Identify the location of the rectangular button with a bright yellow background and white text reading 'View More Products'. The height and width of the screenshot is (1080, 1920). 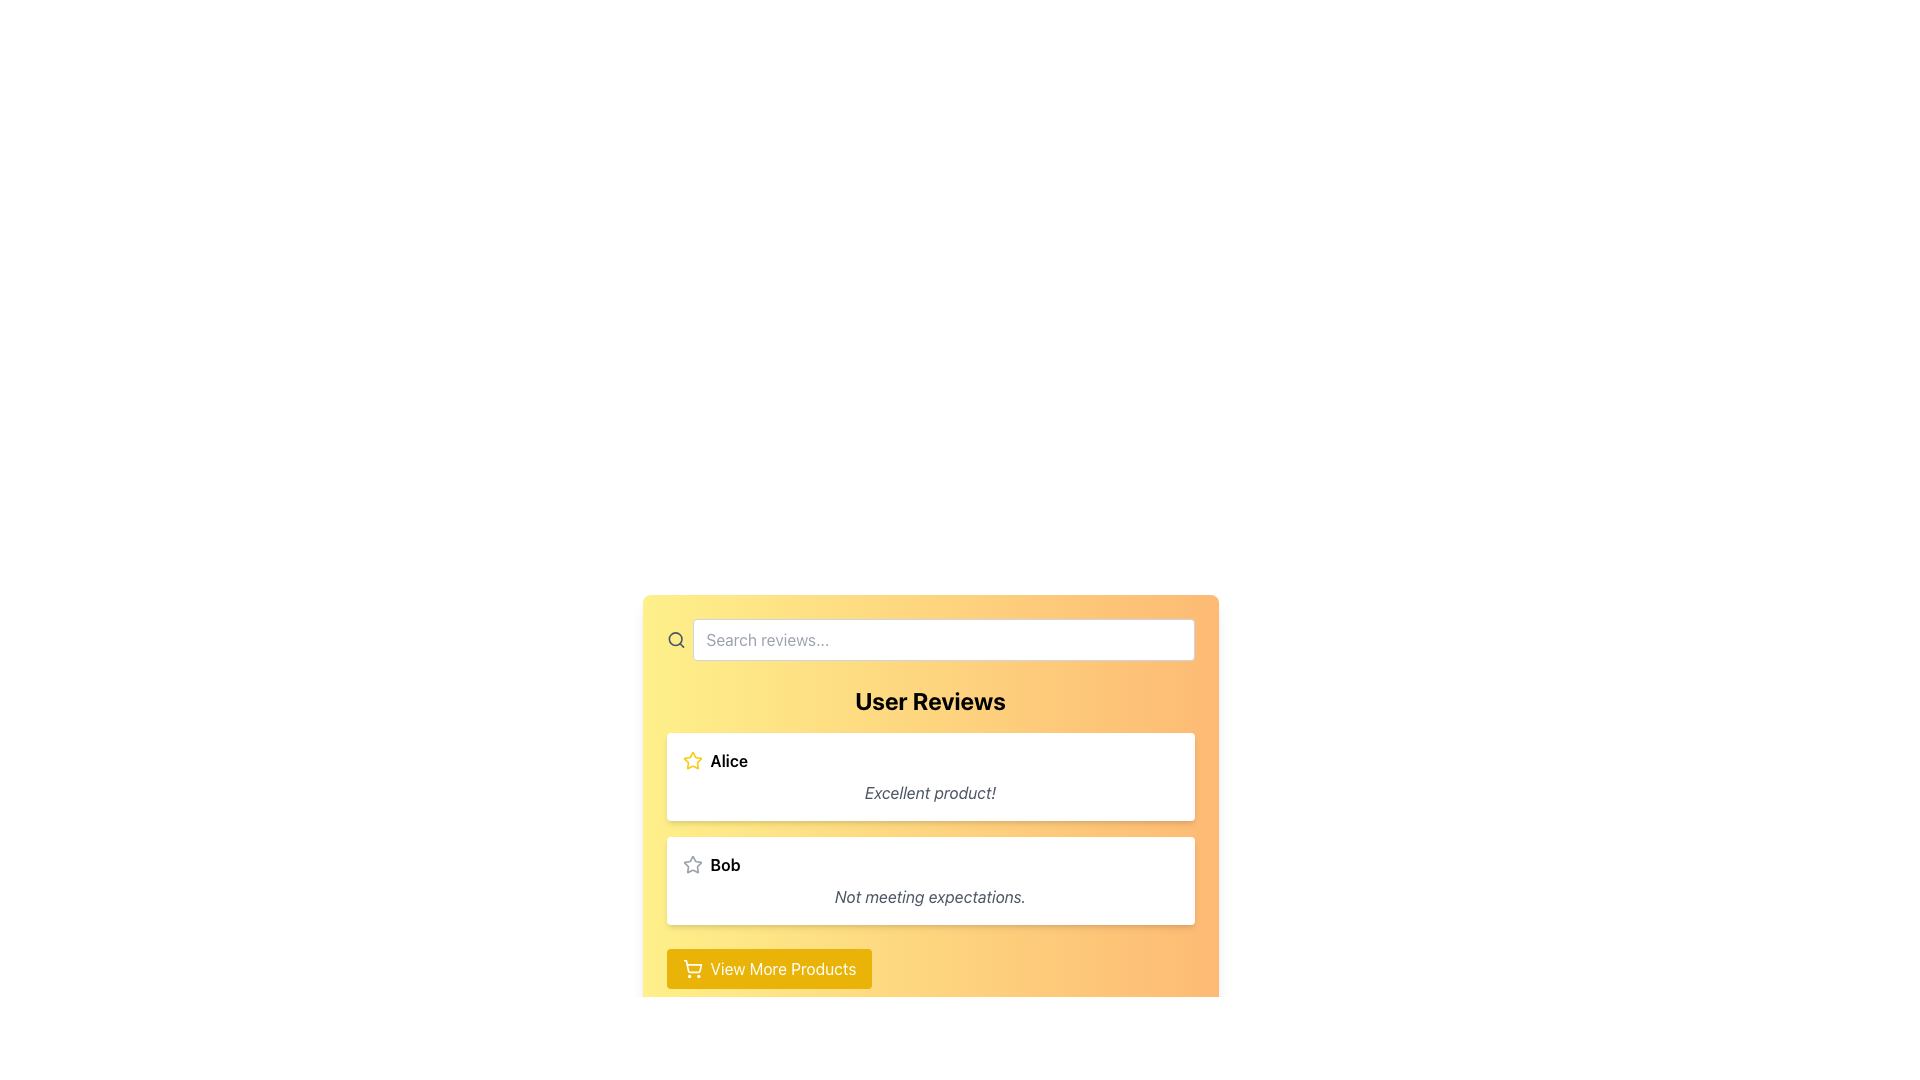
(768, 967).